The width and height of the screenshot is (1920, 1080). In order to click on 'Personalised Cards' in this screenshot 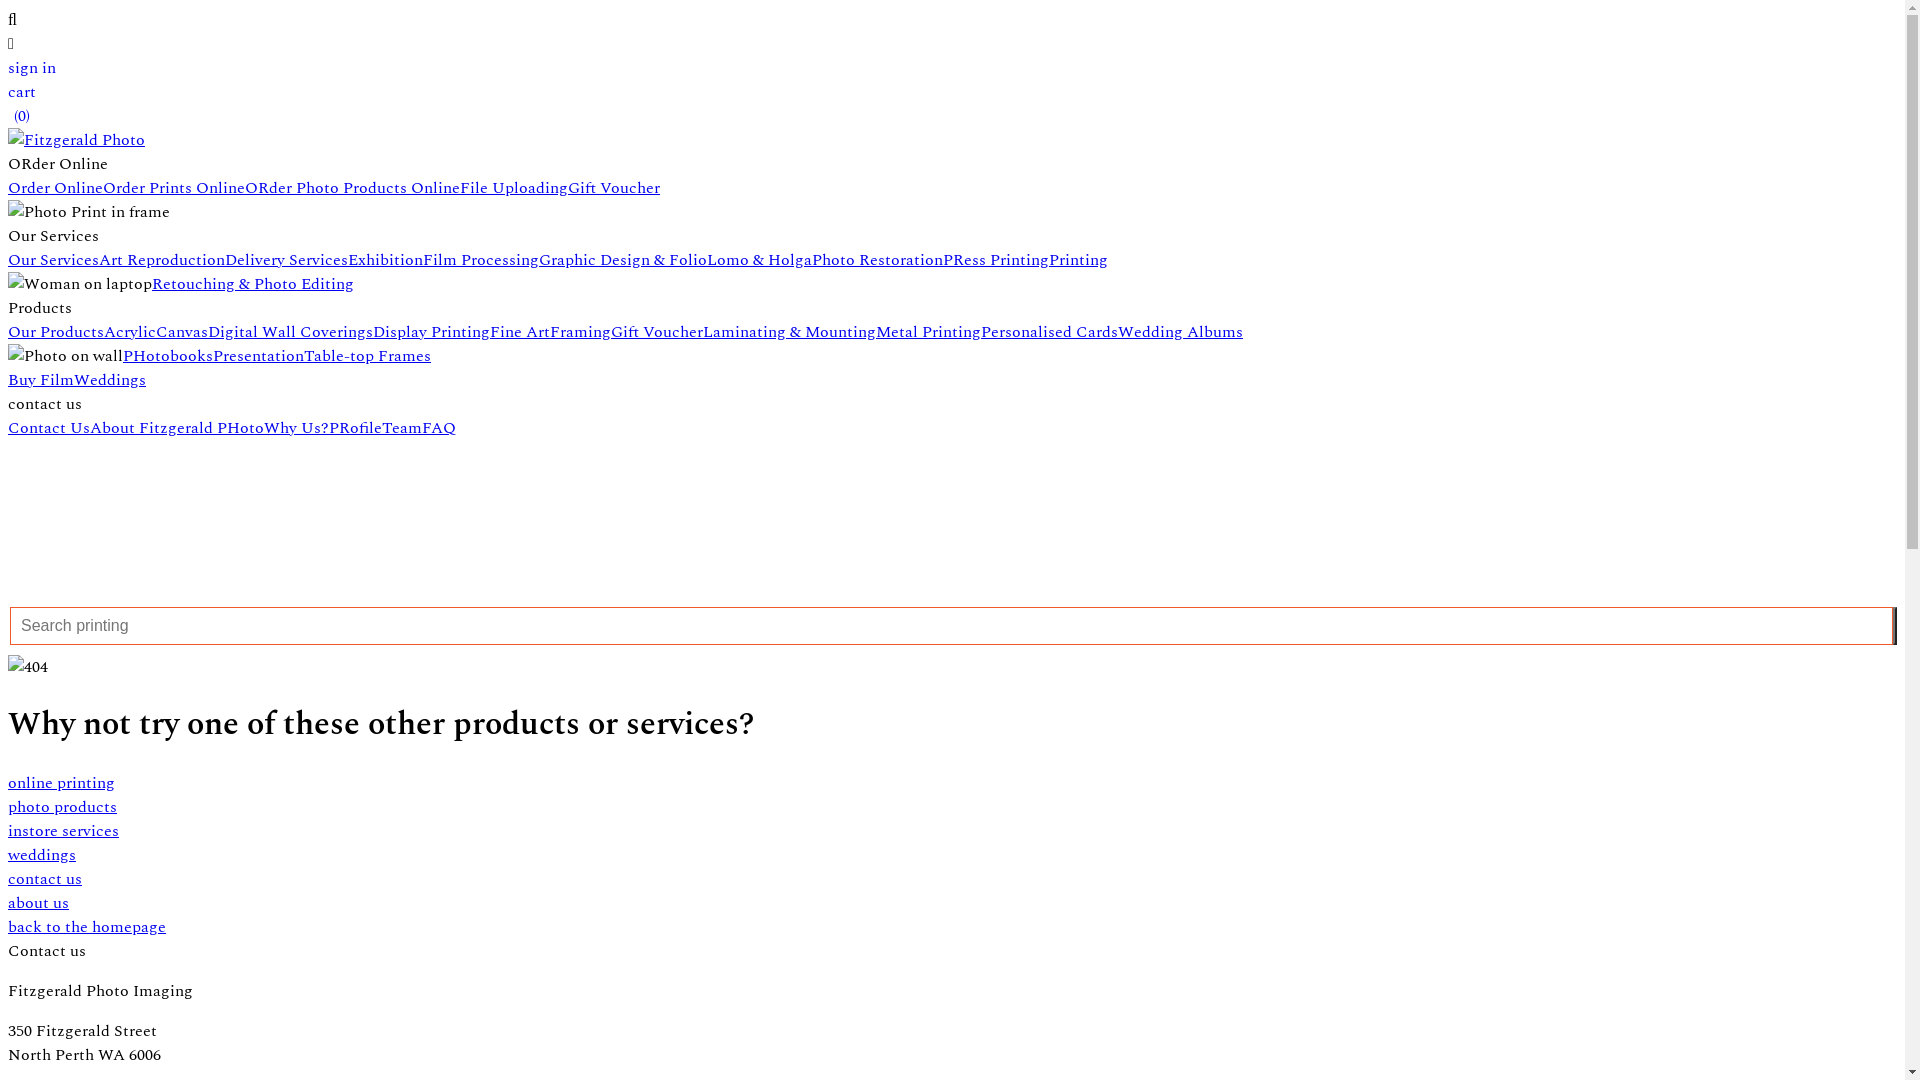, I will do `click(980, 330)`.